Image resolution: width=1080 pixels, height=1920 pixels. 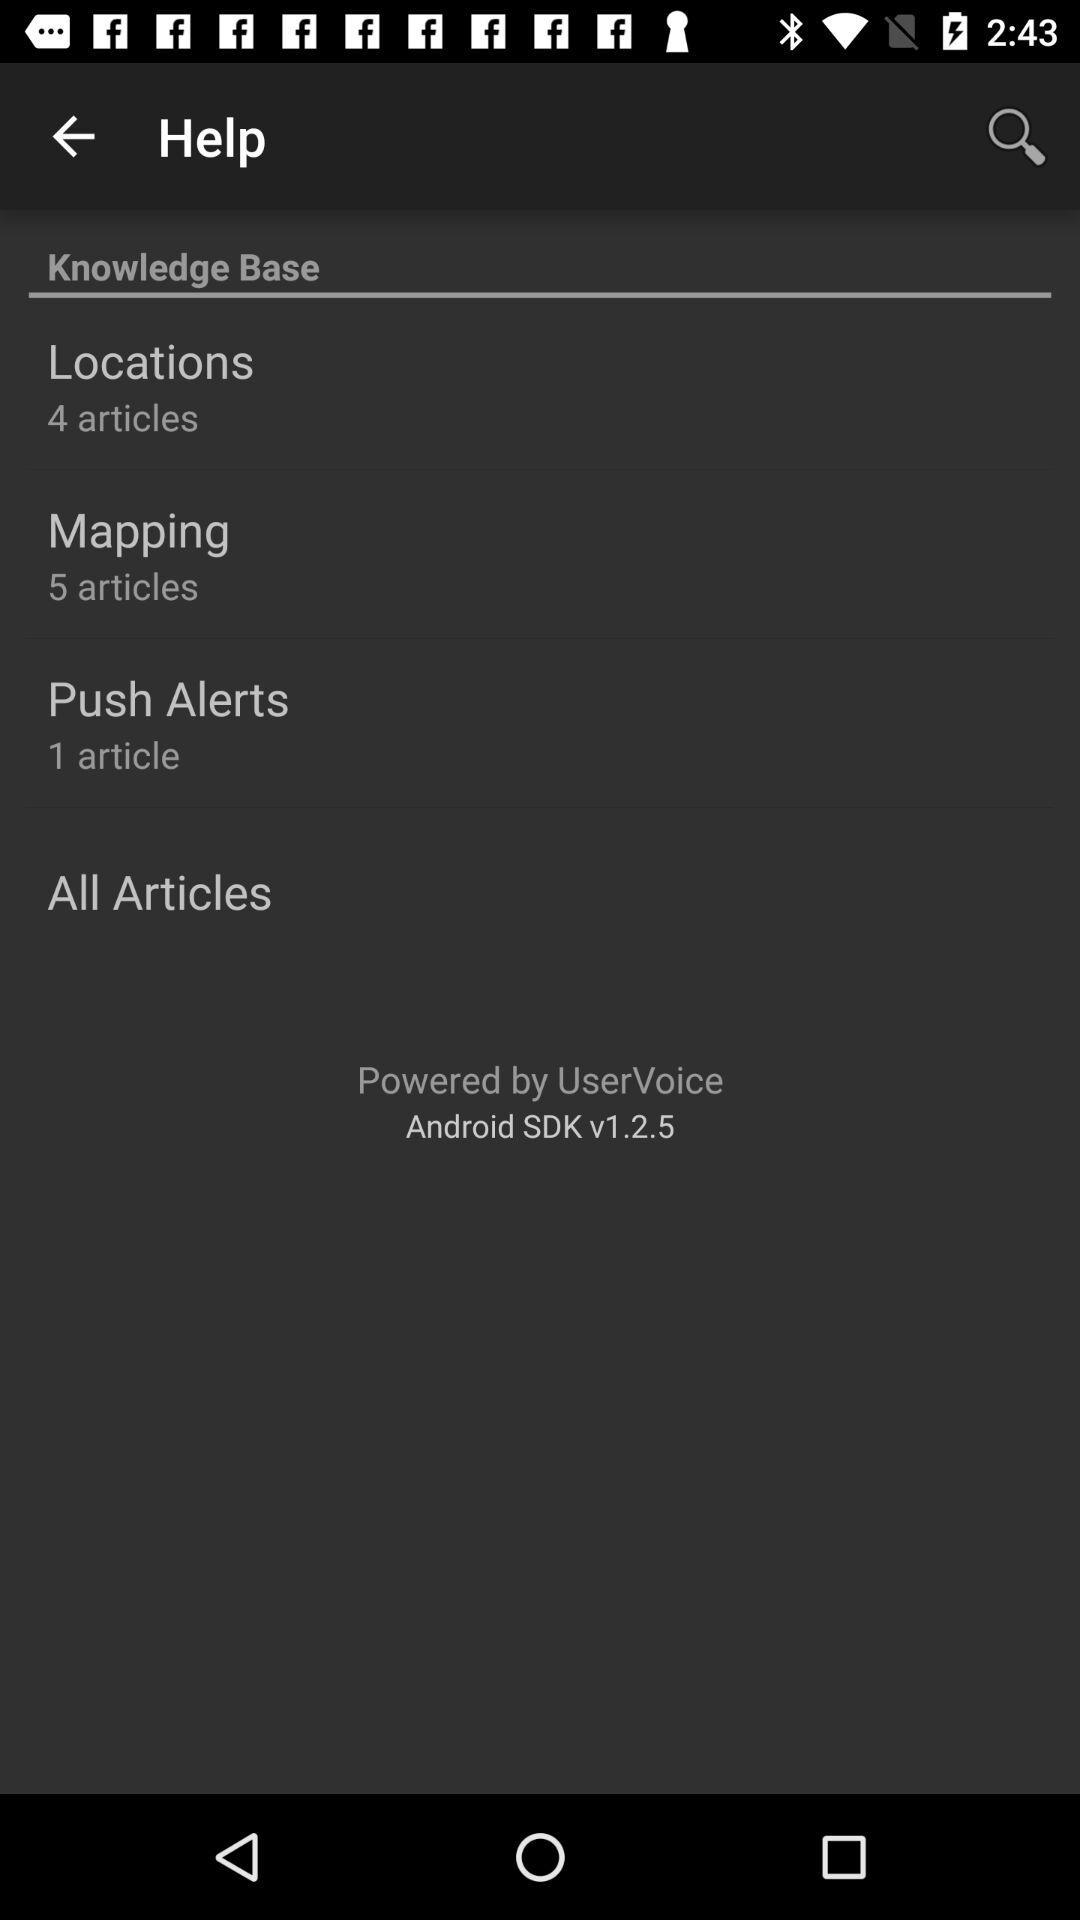 What do you see at coordinates (137, 529) in the screenshot?
I see `the mapping` at bounding box center [137, 529].